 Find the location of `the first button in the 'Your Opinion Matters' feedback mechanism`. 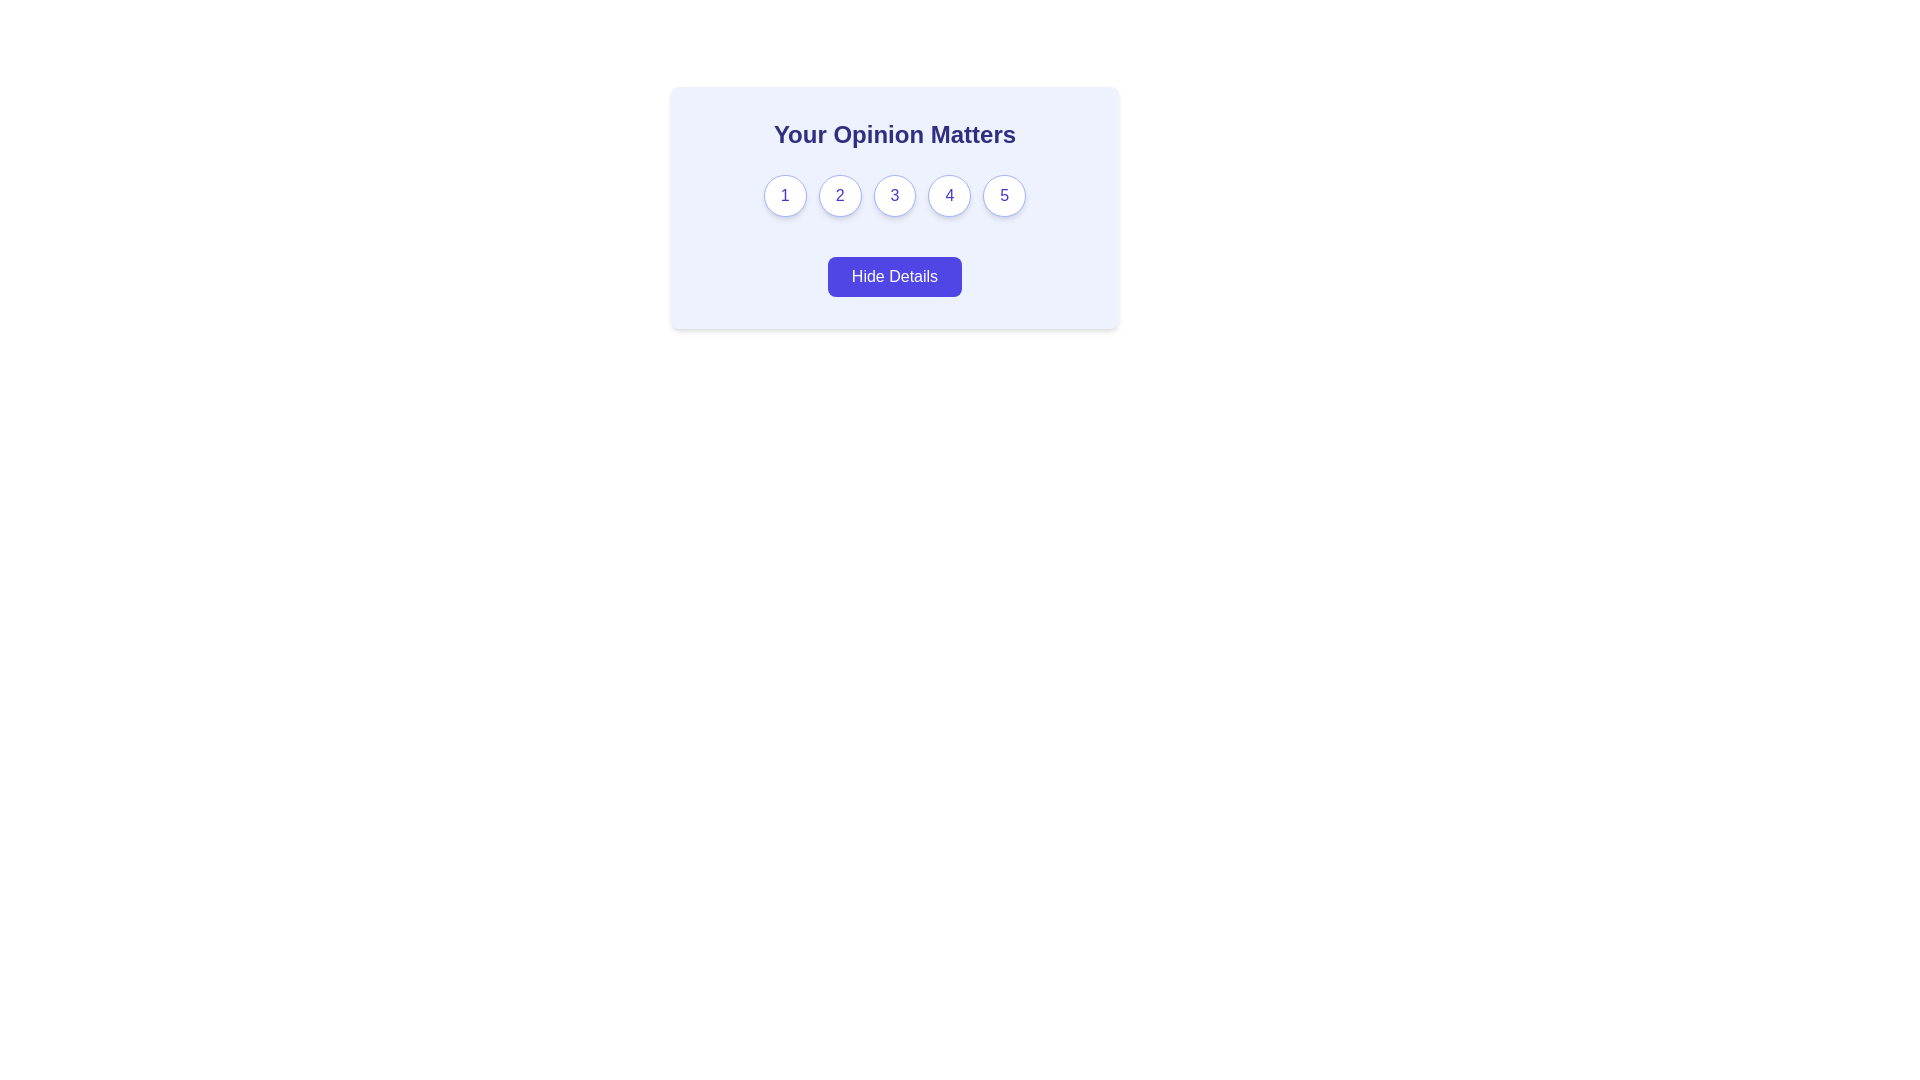

the first button in the 'Your Opinion Matters' feedback mechanism is located at coordinates (784, 196).